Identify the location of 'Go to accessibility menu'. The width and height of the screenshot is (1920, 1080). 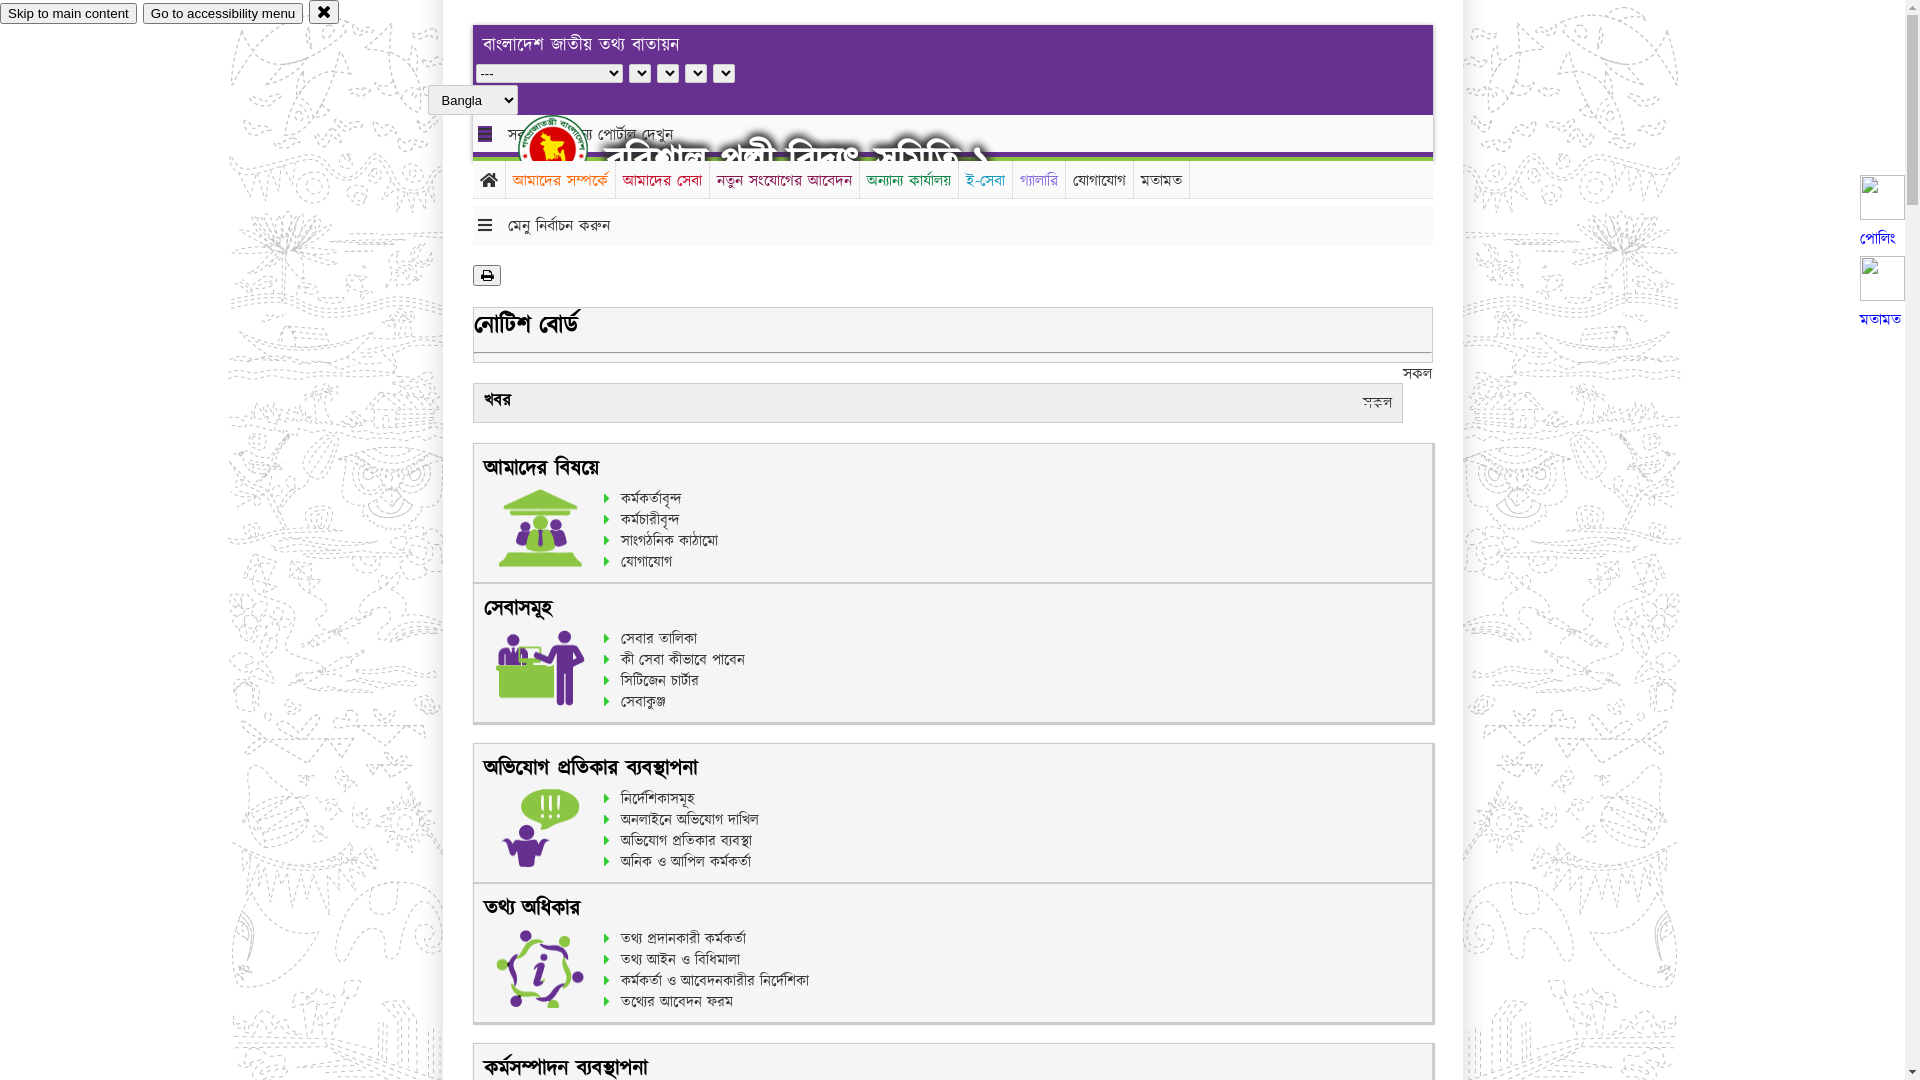
(222, 13).